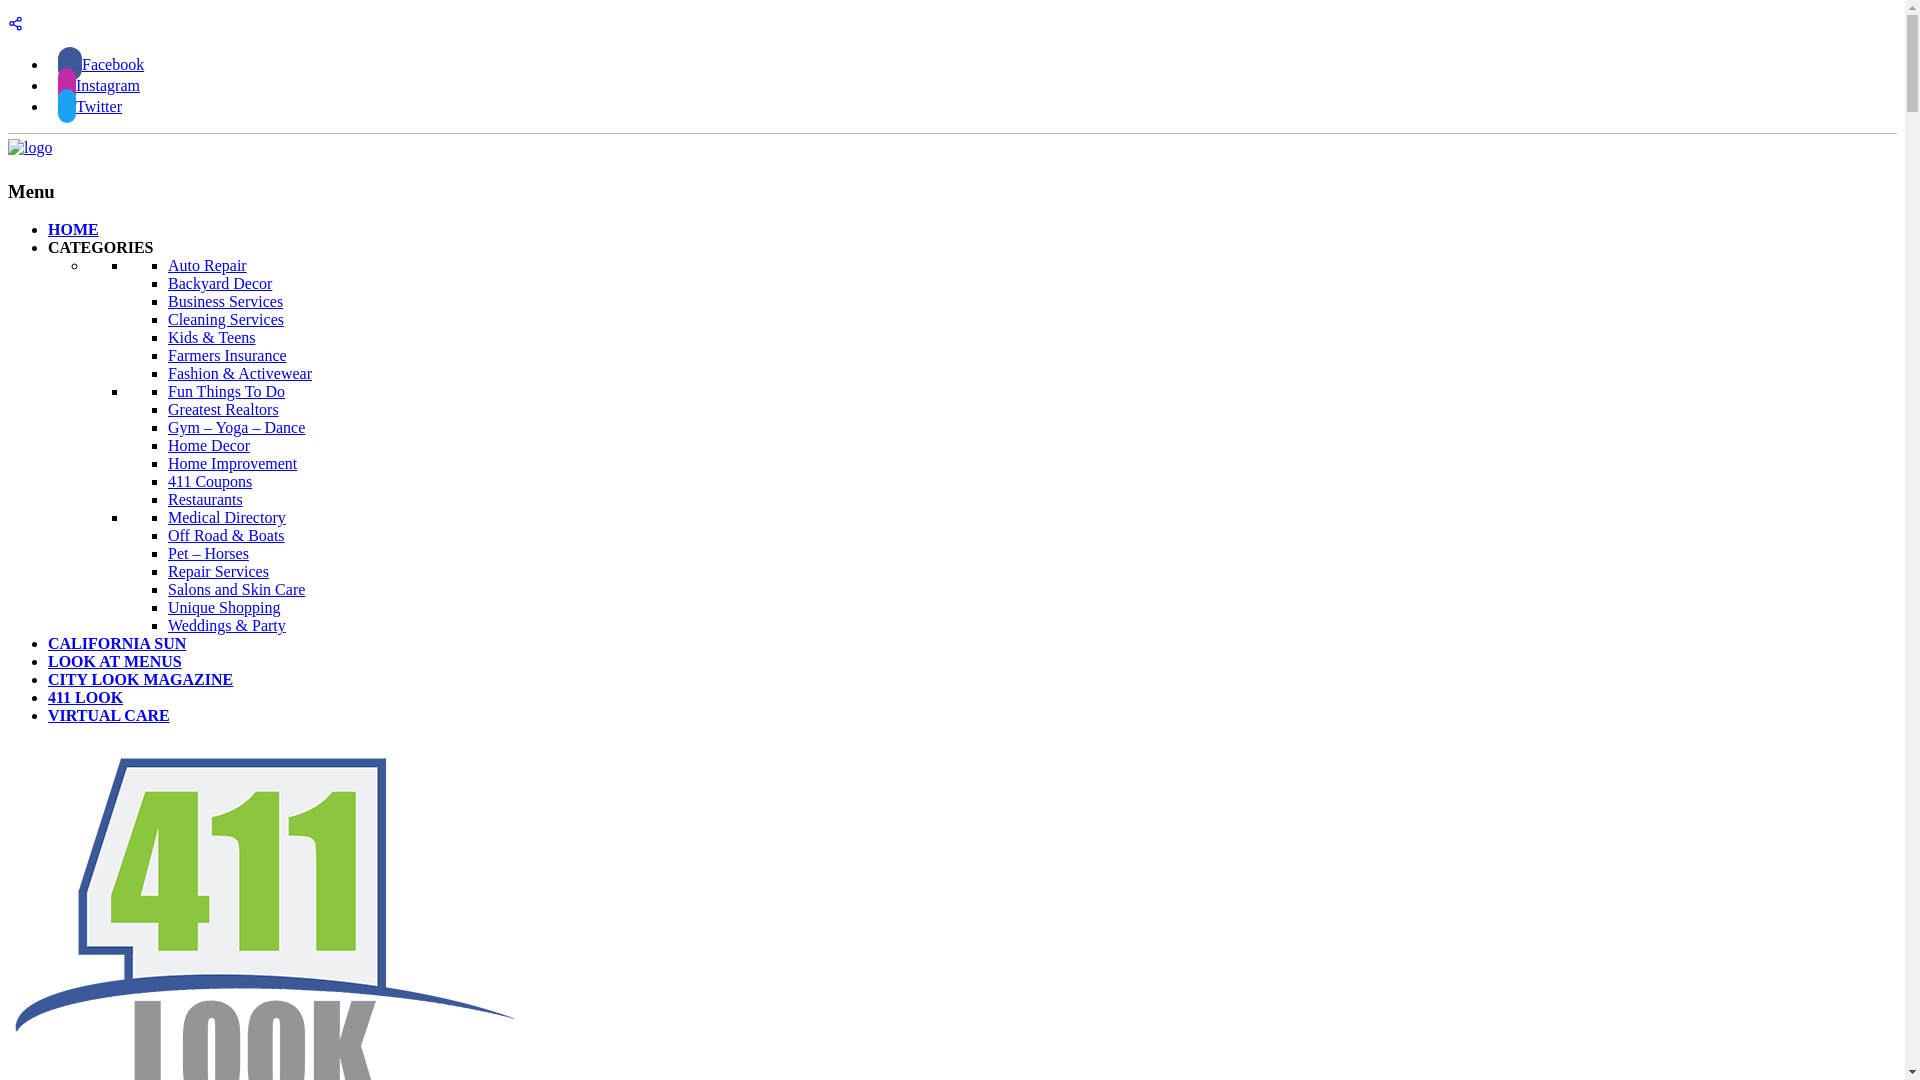 The height and width of the screenshot is (1080, 1920). What do you see at coordinates (236, 588) in the screenshot?
I see `'Salons and Skin Care'` at bounding box center [236, 588].